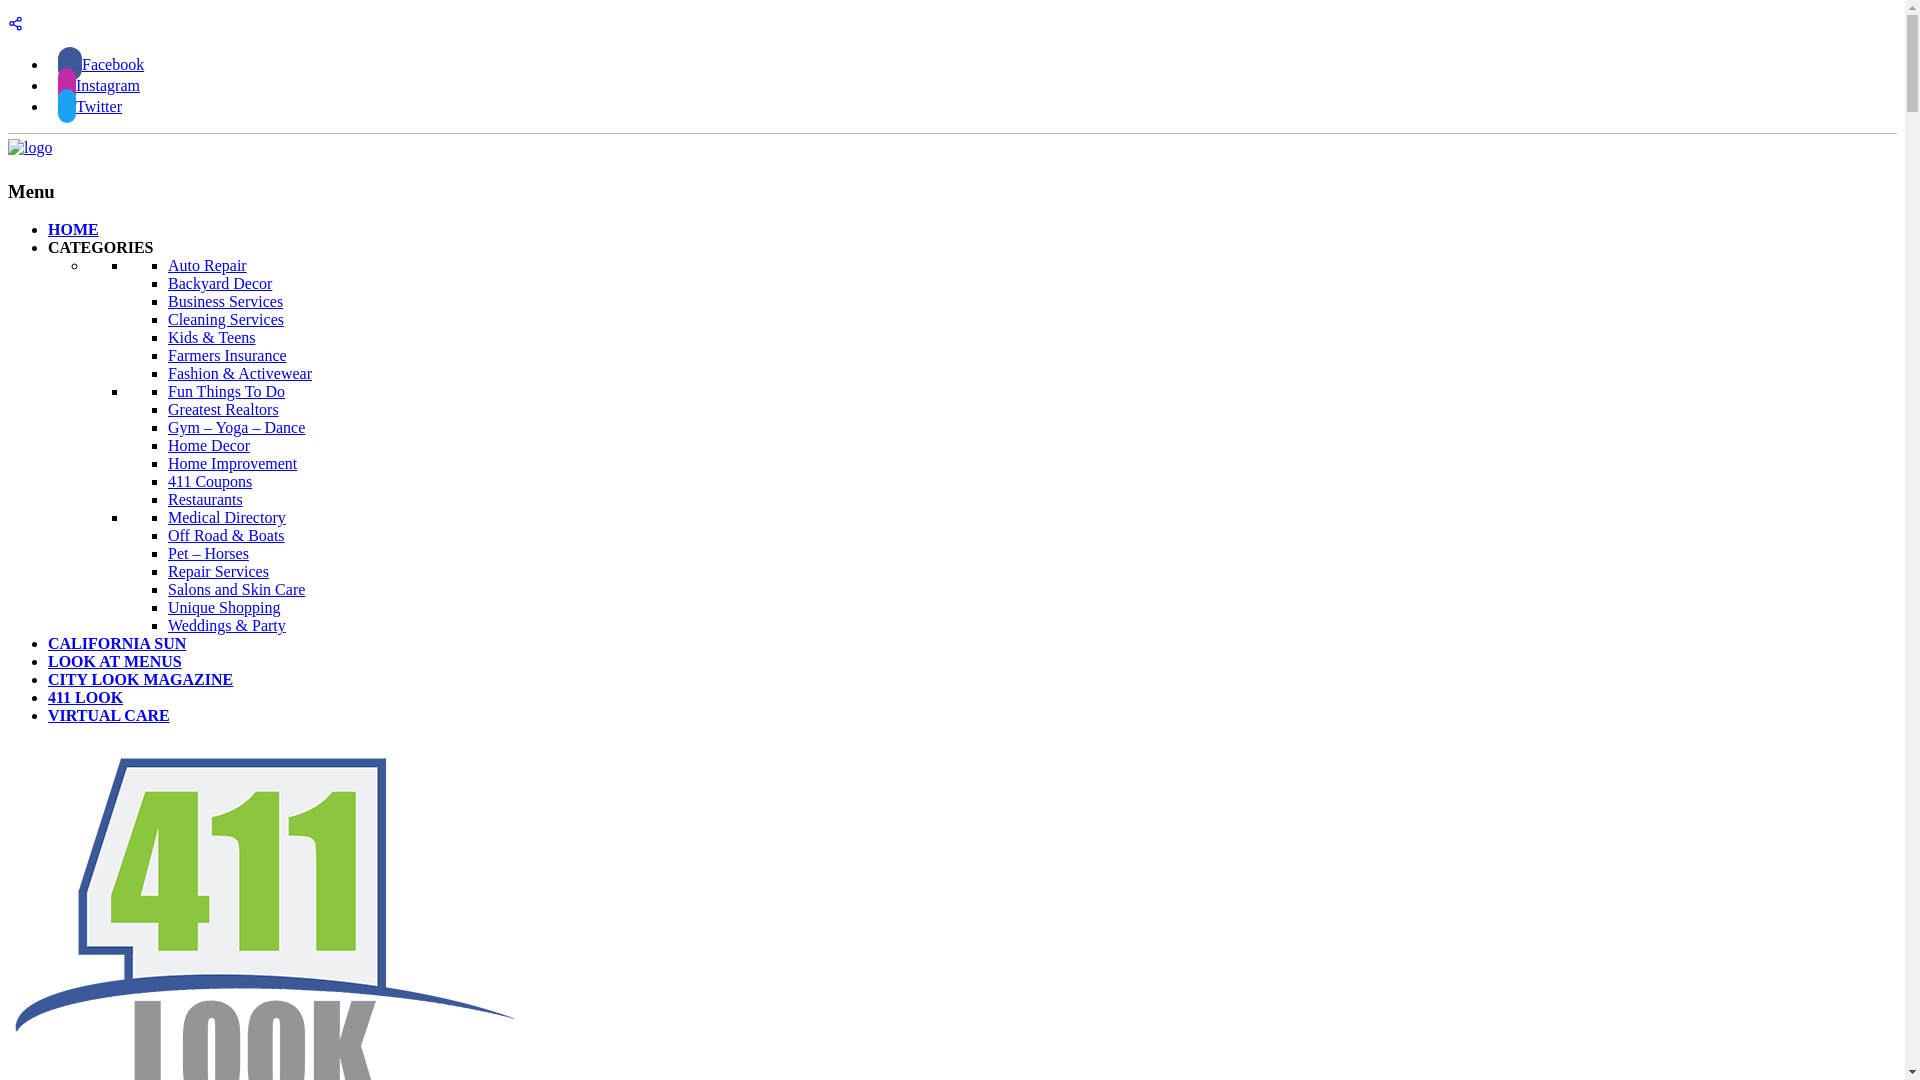 The height and width of the screenshot is (1080, 1920). What do you see at coordinates (236, 588) in the screenshot?
I see `'Salons and Skin Care'` at bounding box center [236, 588].